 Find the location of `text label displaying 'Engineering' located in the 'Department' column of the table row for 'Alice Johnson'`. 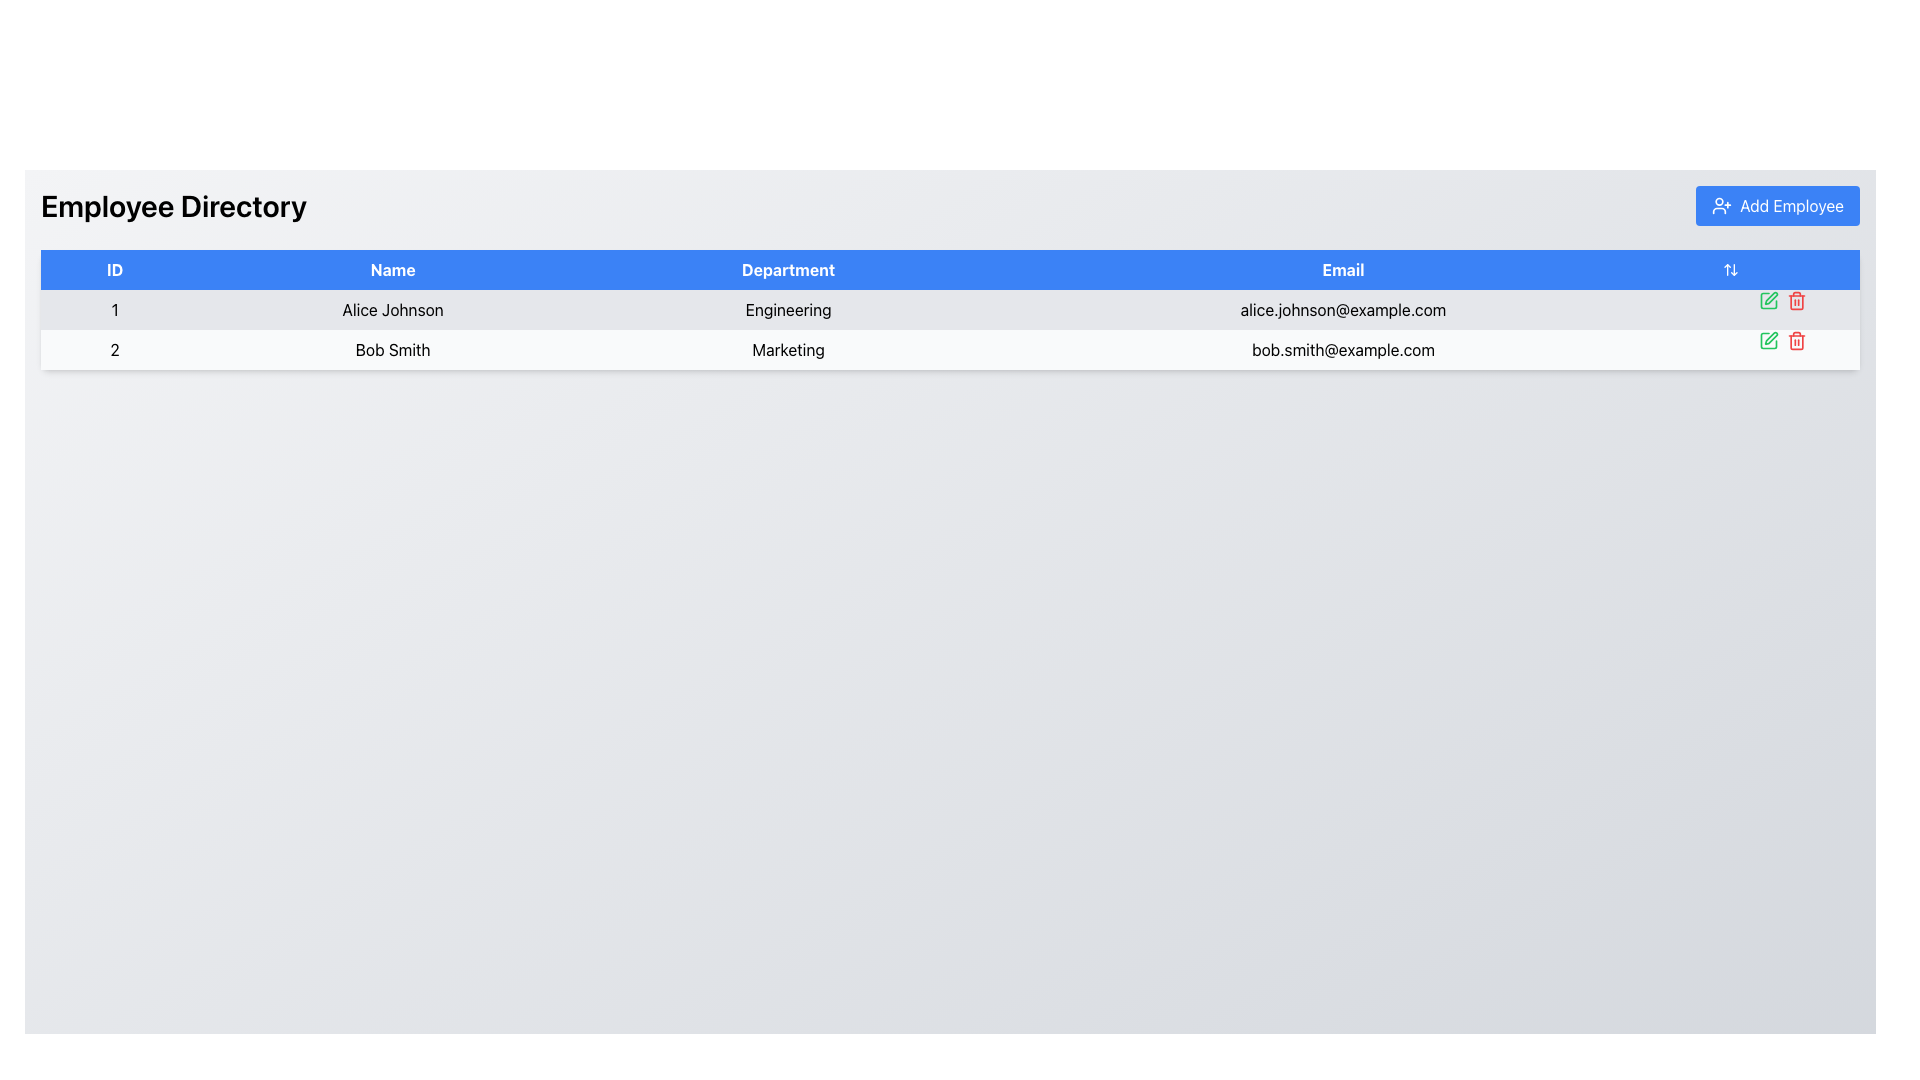

text label displaying 'Engineering' located in the 'Department' column of the table row for 'Alice Johnson' is located at coordinates (787, 309).